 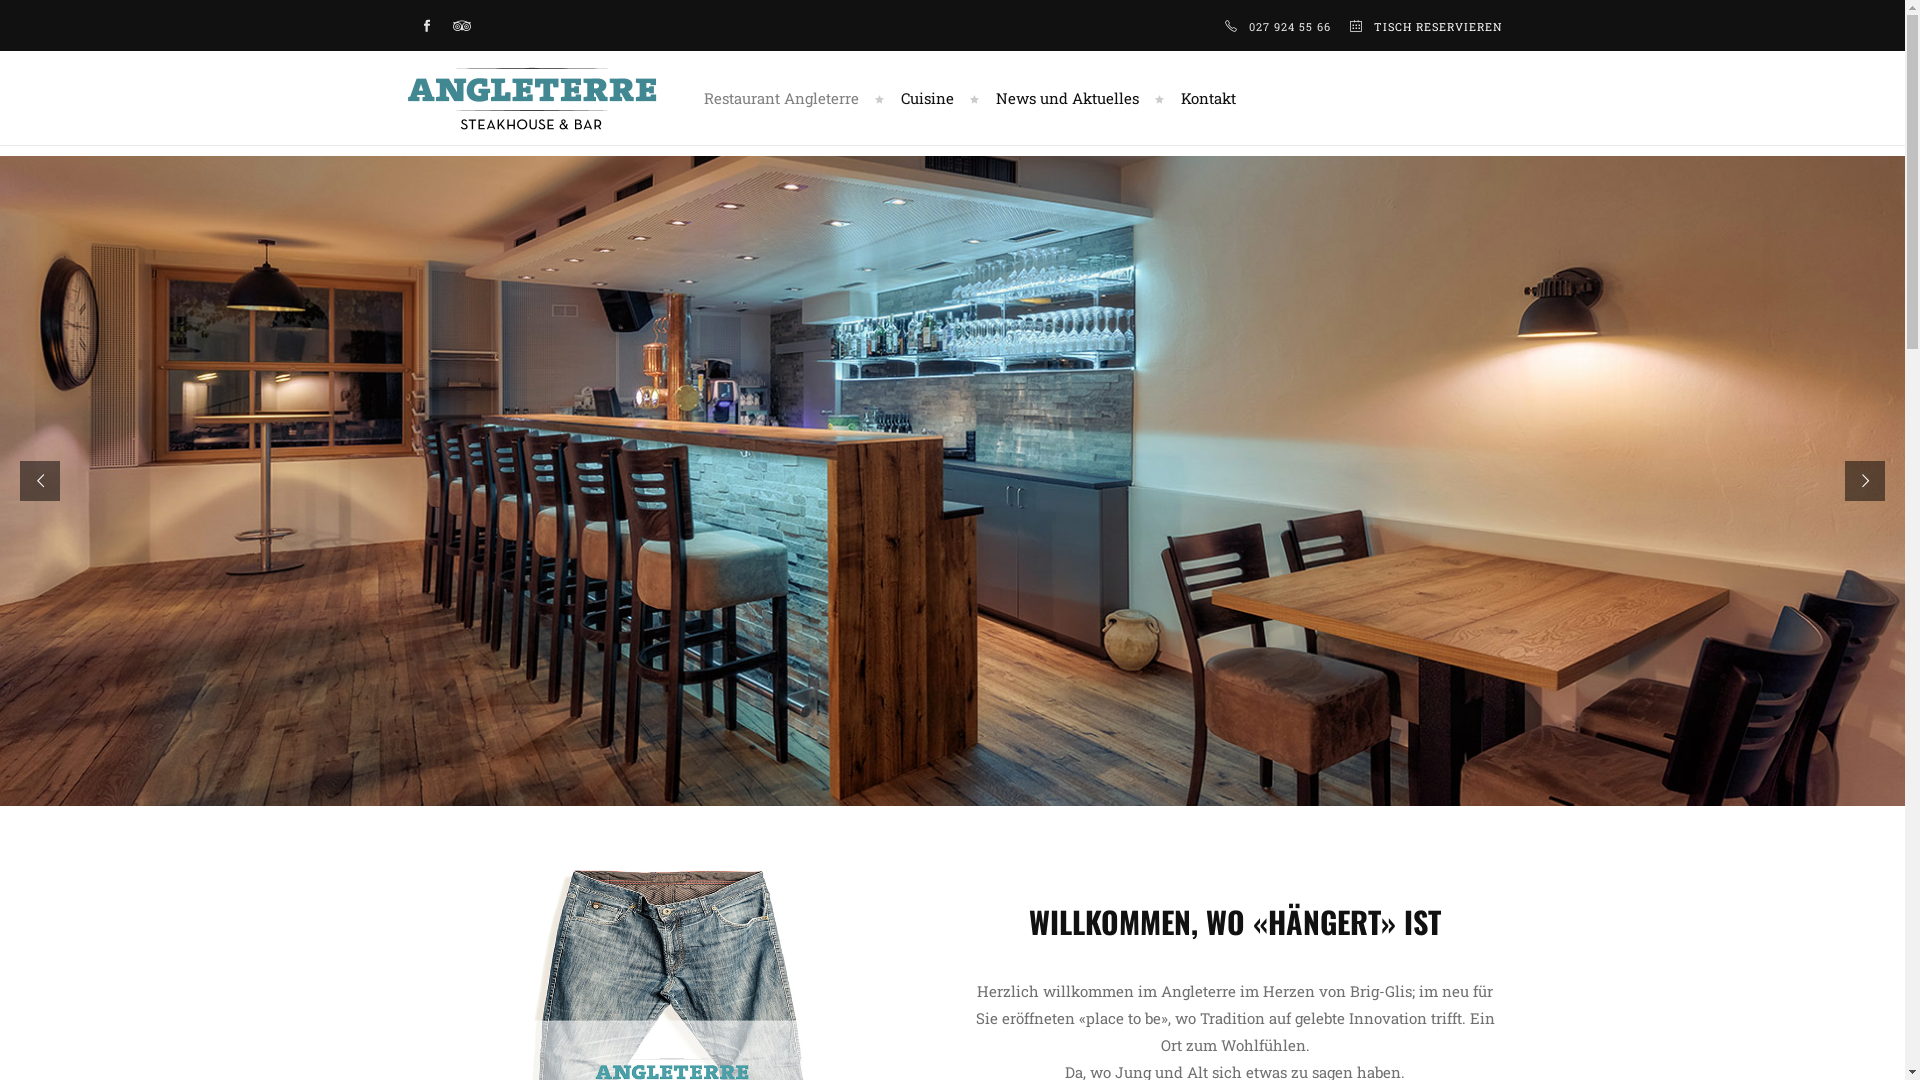 What do you see at coordinates (1069, 97) in the screenshot?
I see `'News und Aktuelles'` at bounding box center [1069, 97].